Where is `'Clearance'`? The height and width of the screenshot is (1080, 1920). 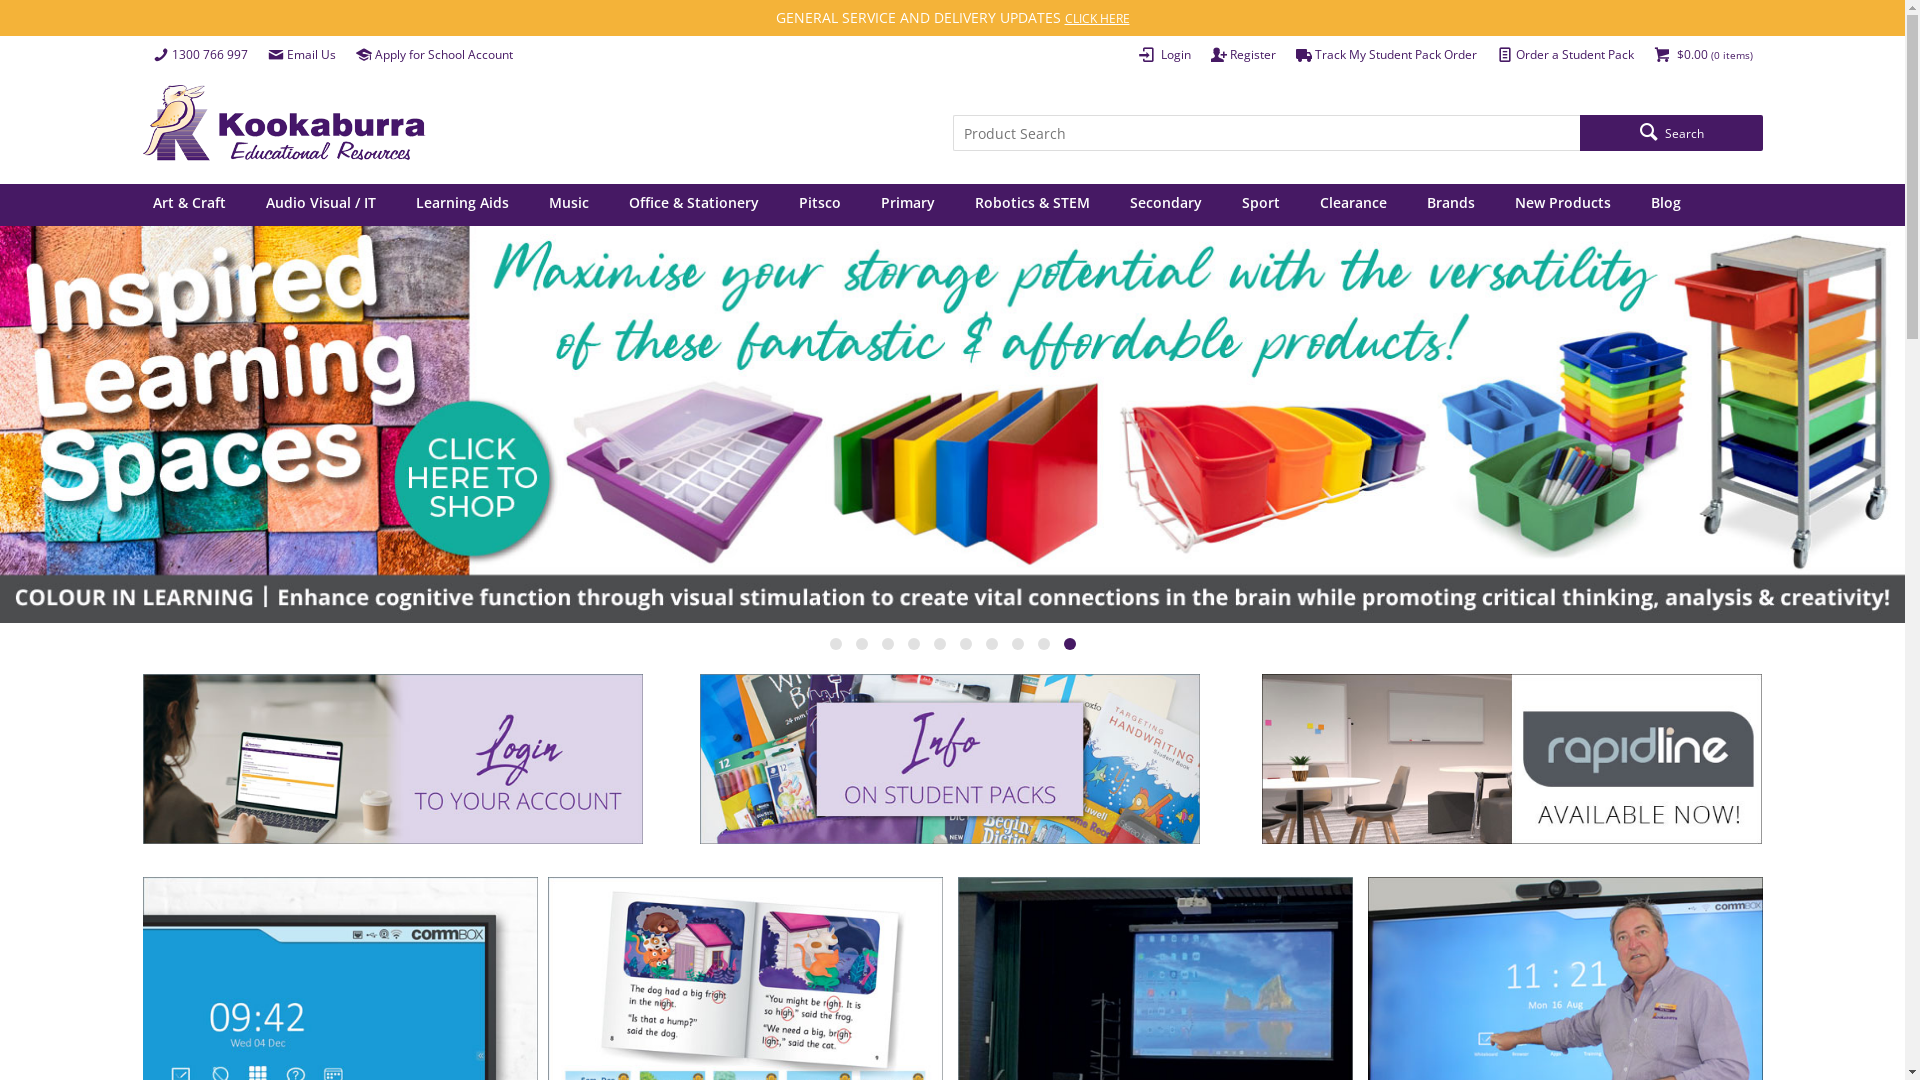 'Clearance' is located at coordinates (1352, 204).